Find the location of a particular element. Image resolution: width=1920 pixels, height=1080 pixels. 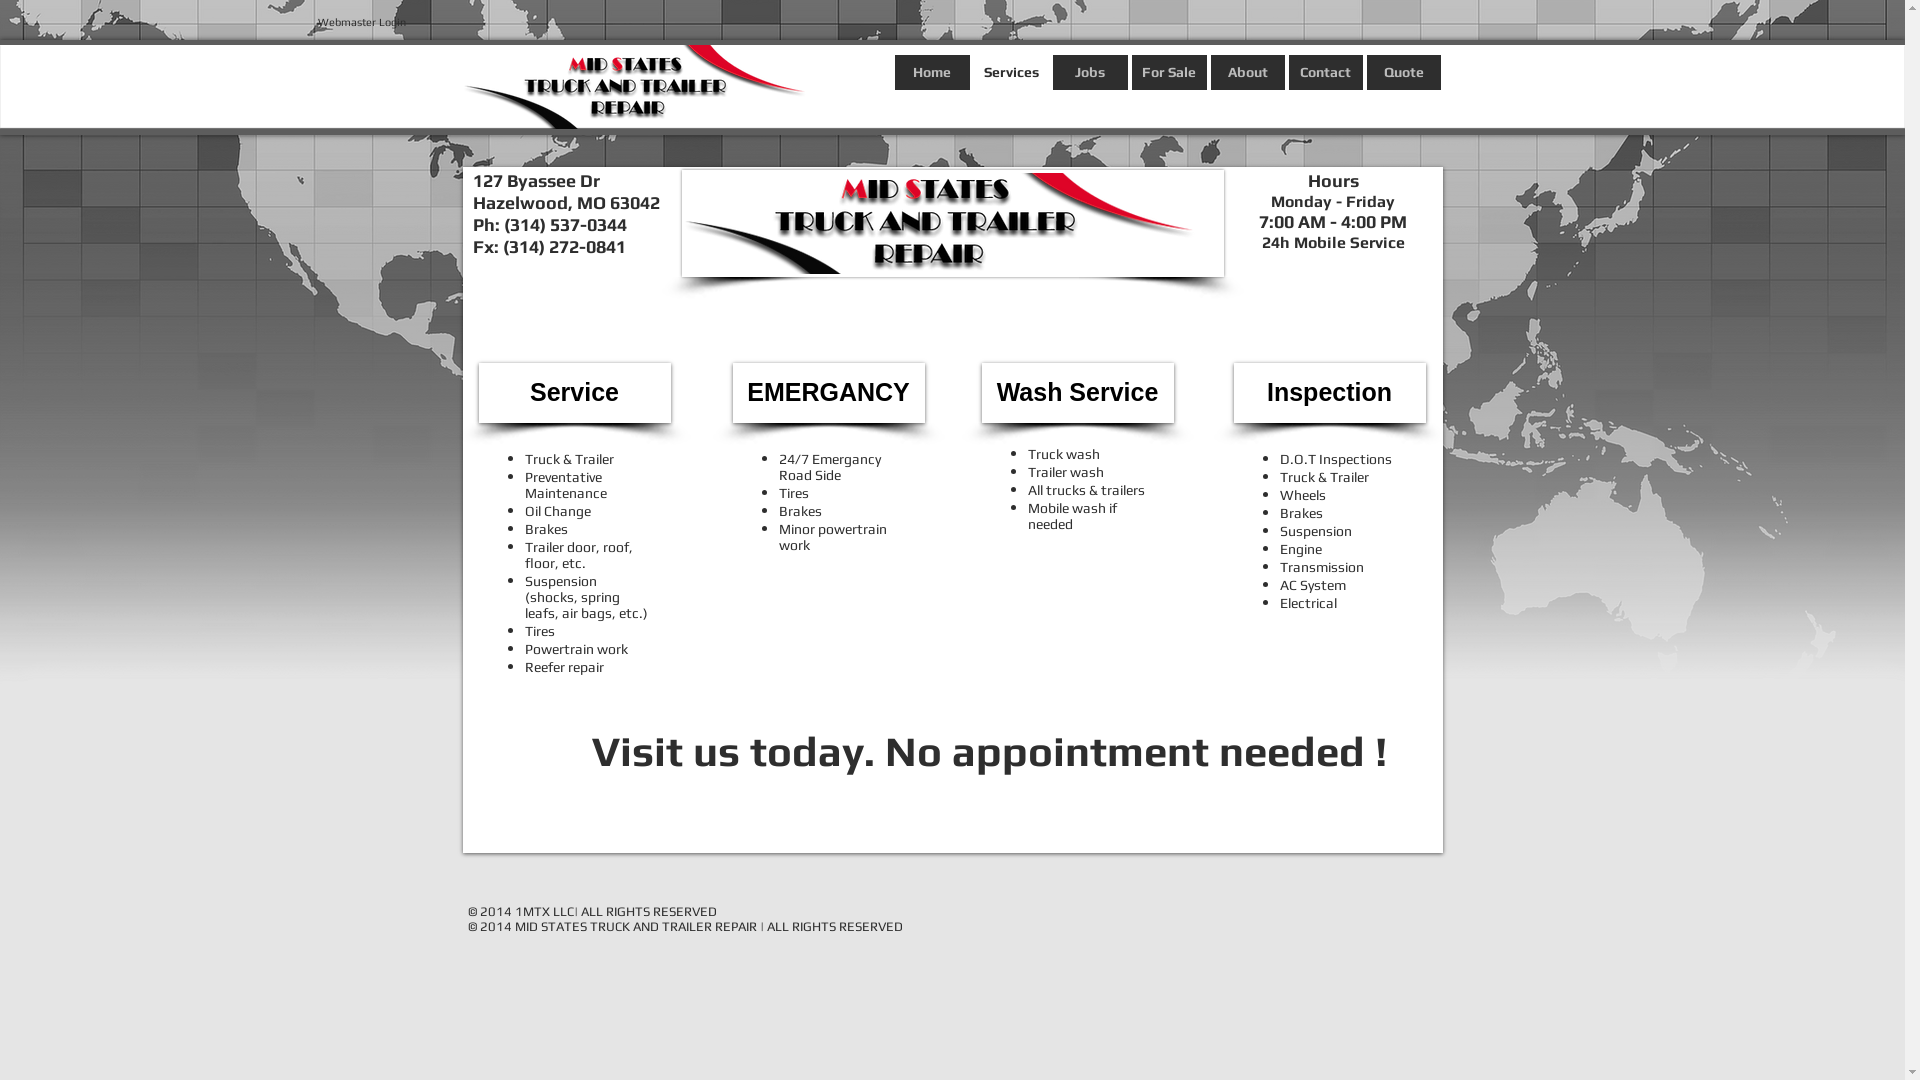

'Site Search' is located at coordinates (355, 86).